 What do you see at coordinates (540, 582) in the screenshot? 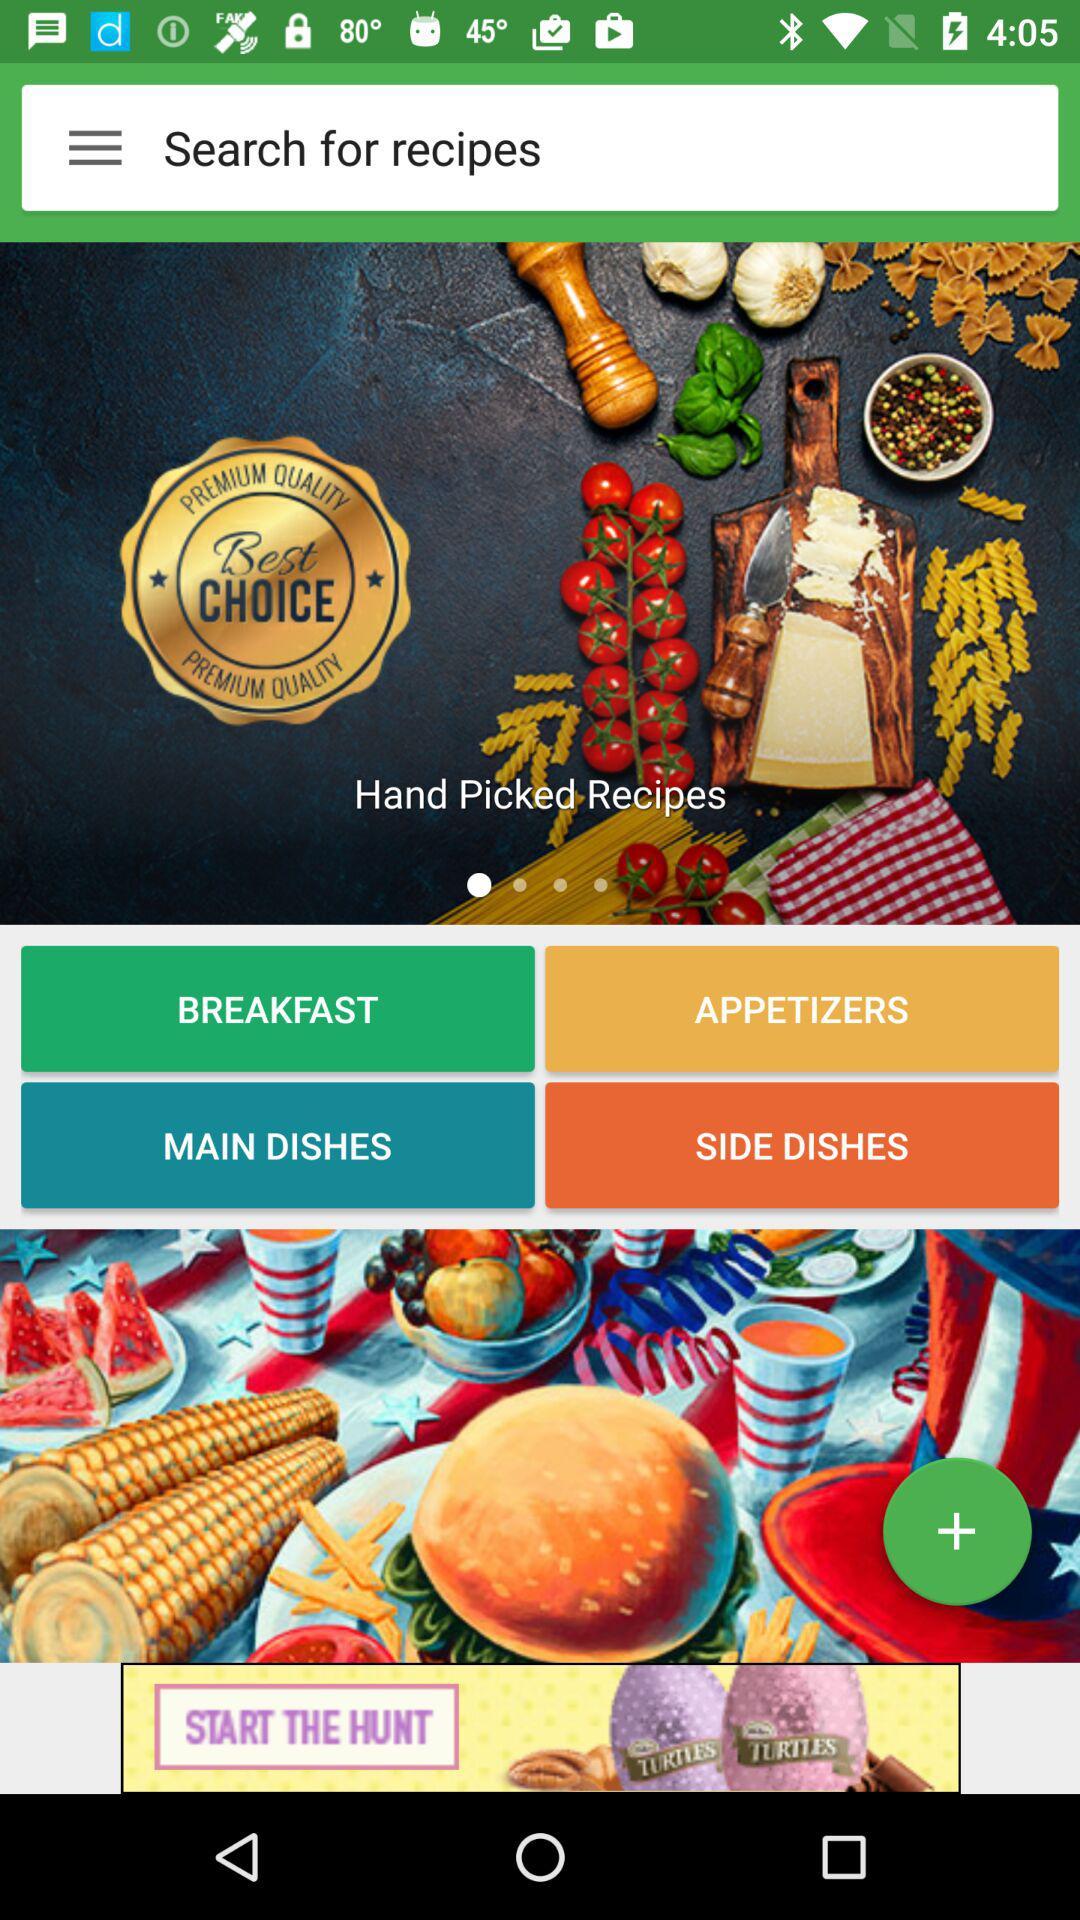
I see `article` at bounding box center [540, 582].